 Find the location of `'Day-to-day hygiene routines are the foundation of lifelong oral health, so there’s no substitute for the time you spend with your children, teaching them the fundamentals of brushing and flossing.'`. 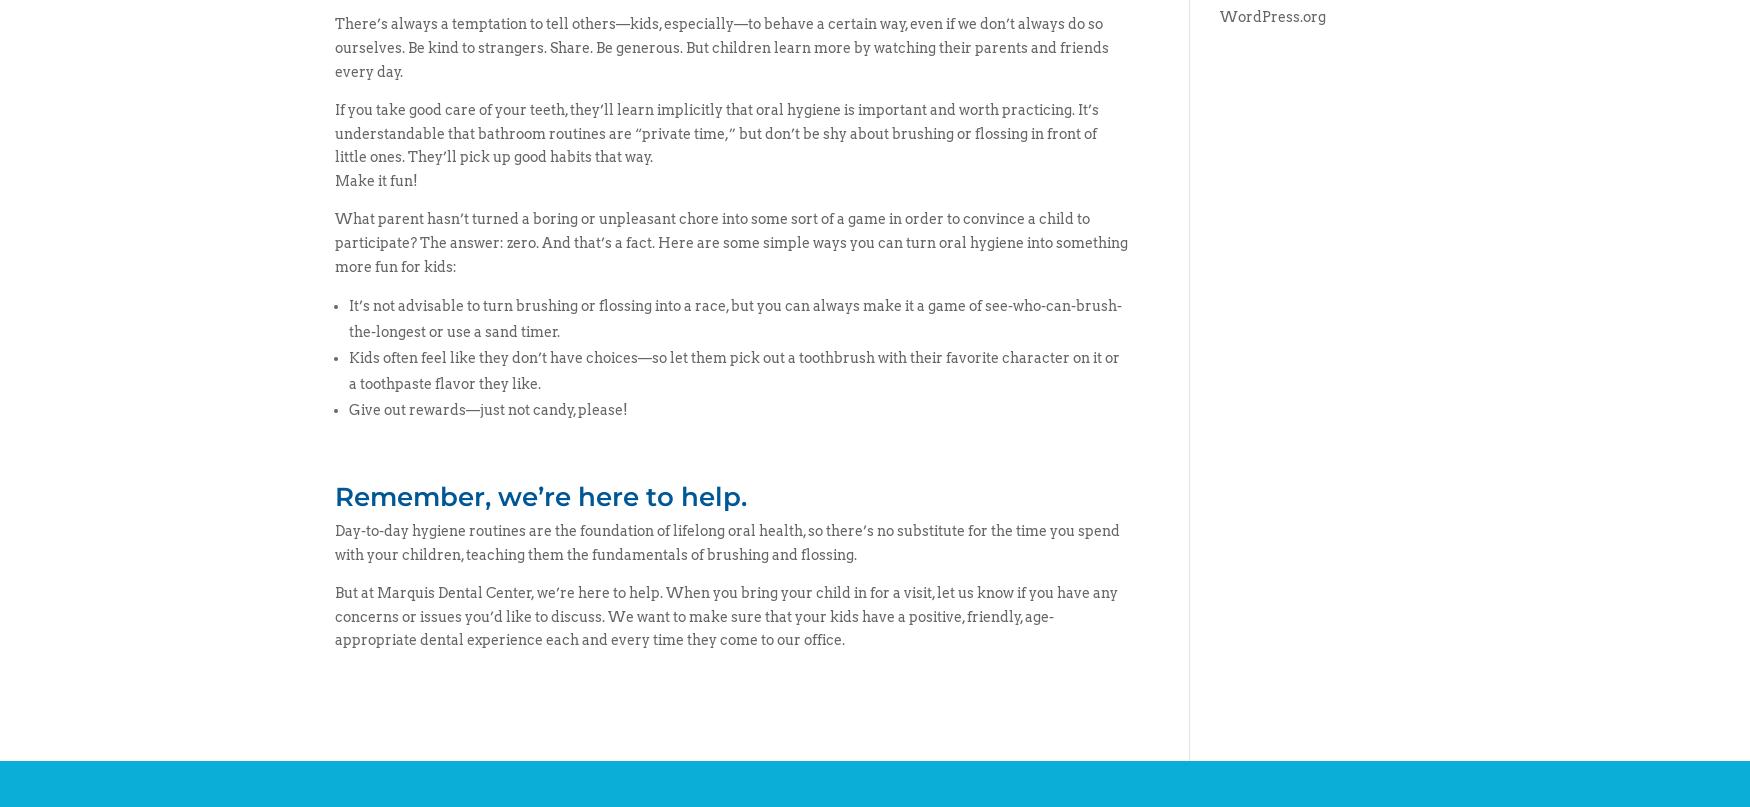

'Day-to-day hygiene routines are the foundation of lifelong oral health, so there’s no substitute for the time you spend with your children, teaching them the fundamentals of brushing and flossing.' is located at coordinates (334, 543).